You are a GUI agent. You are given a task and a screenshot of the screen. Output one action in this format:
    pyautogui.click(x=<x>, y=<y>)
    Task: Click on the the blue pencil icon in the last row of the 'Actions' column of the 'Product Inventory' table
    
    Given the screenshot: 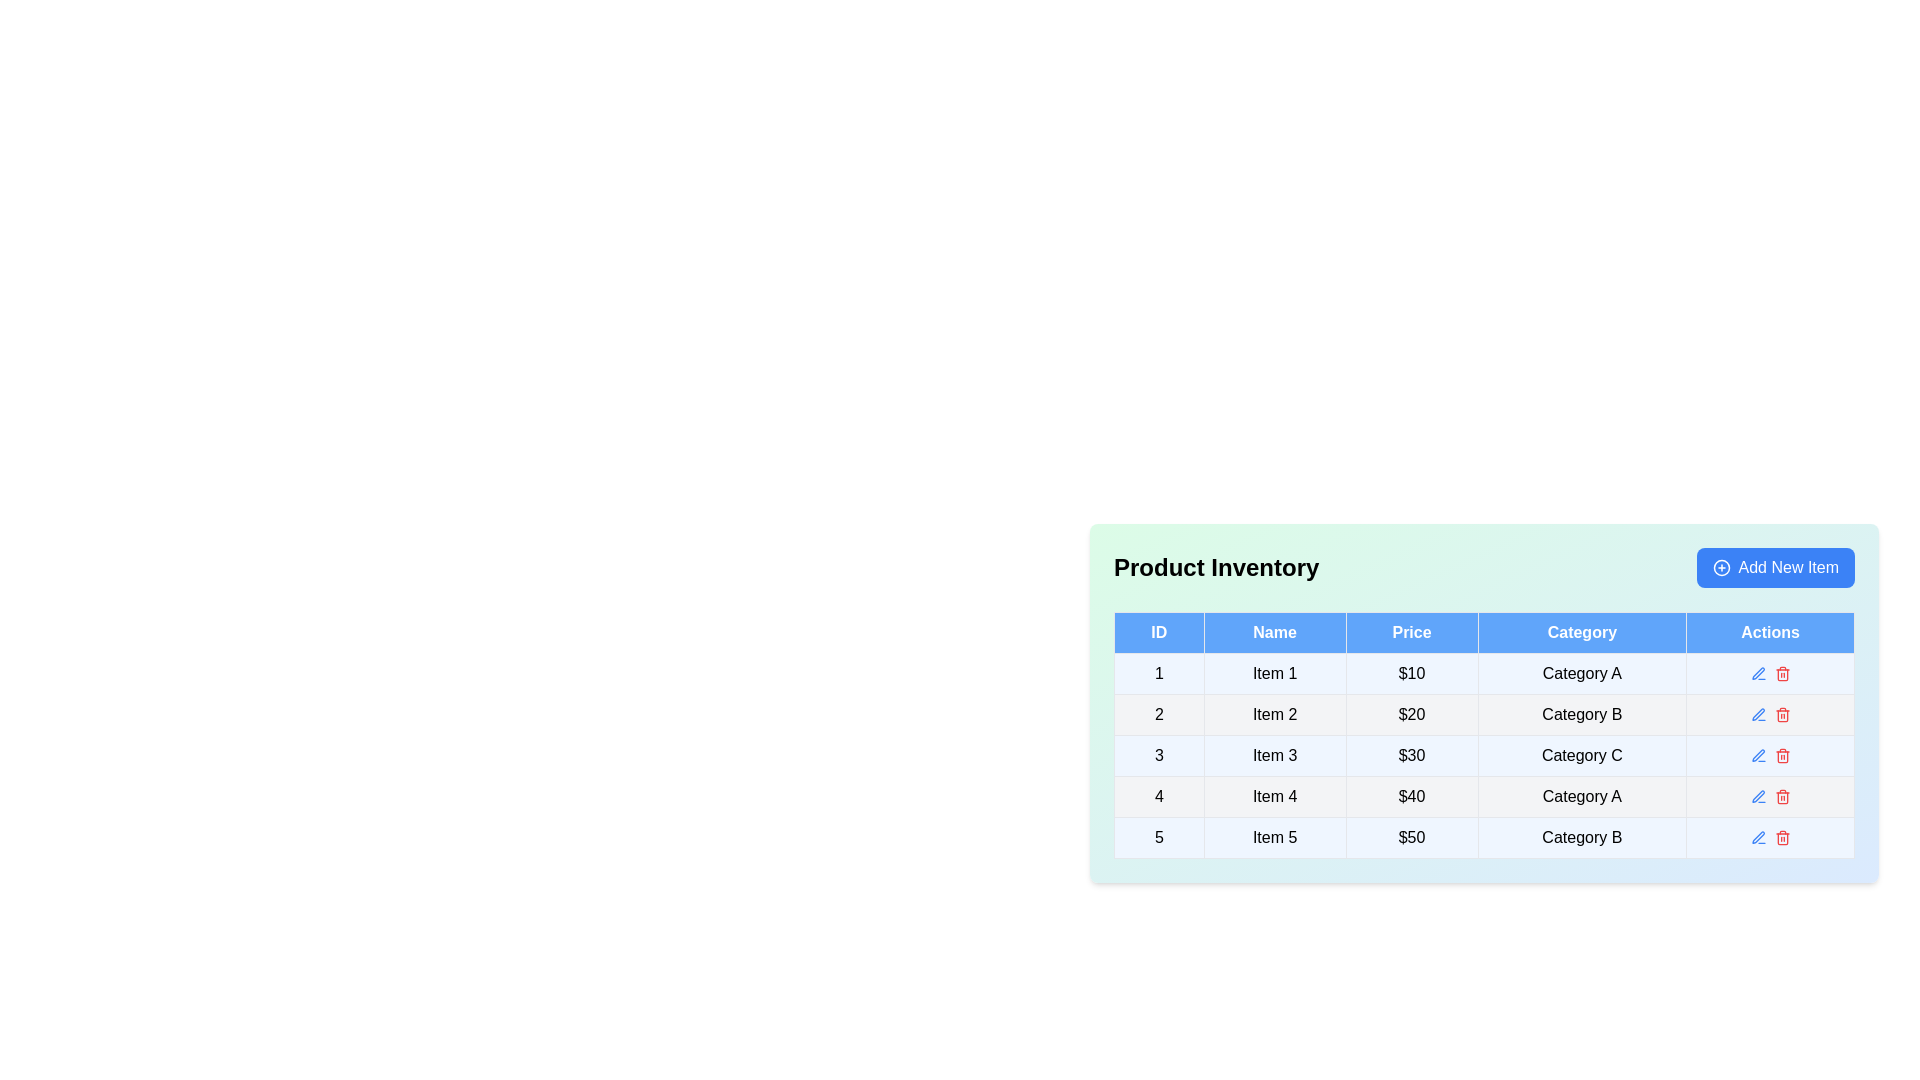 What is the action you would take?
    pyautogui.click(x=1757, y=837)
    